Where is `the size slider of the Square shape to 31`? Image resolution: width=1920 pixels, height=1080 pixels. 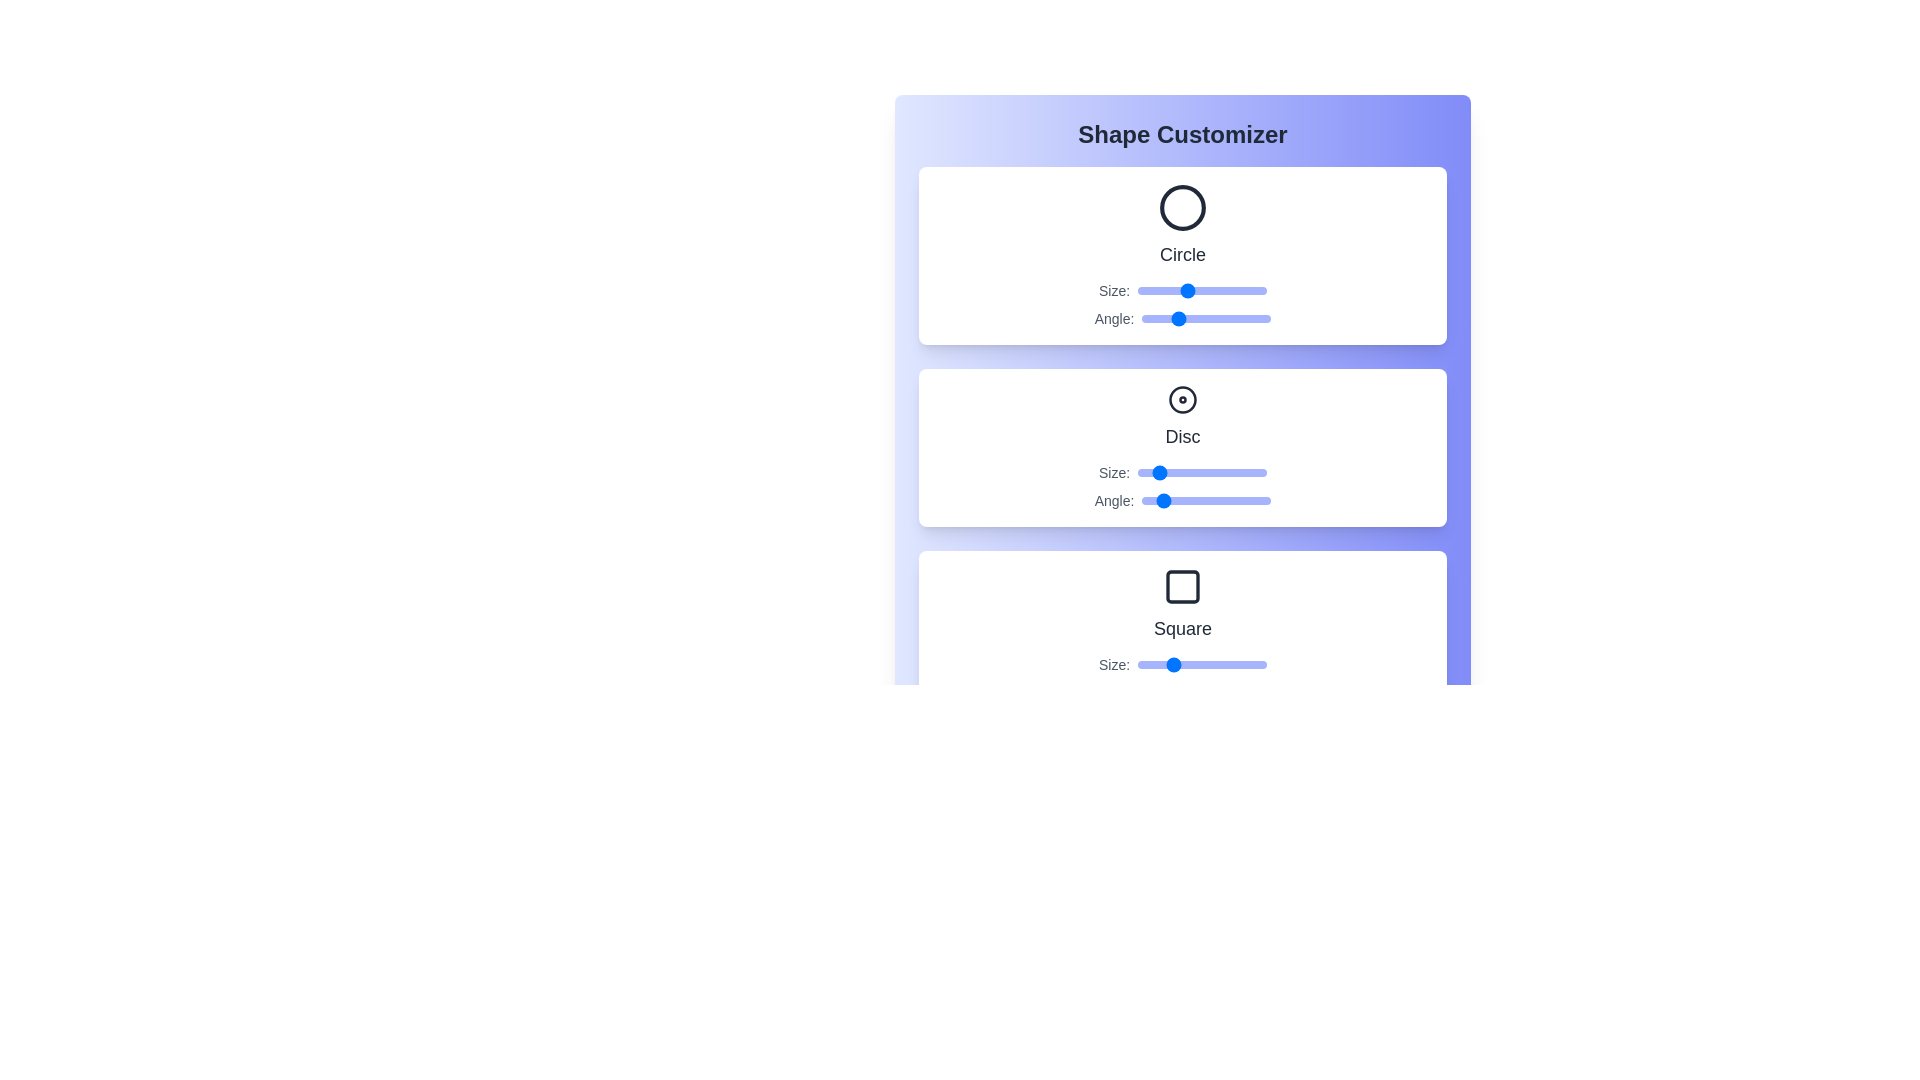 the size slider of the Square shape to 31 is located at coordinates (1155, 664).